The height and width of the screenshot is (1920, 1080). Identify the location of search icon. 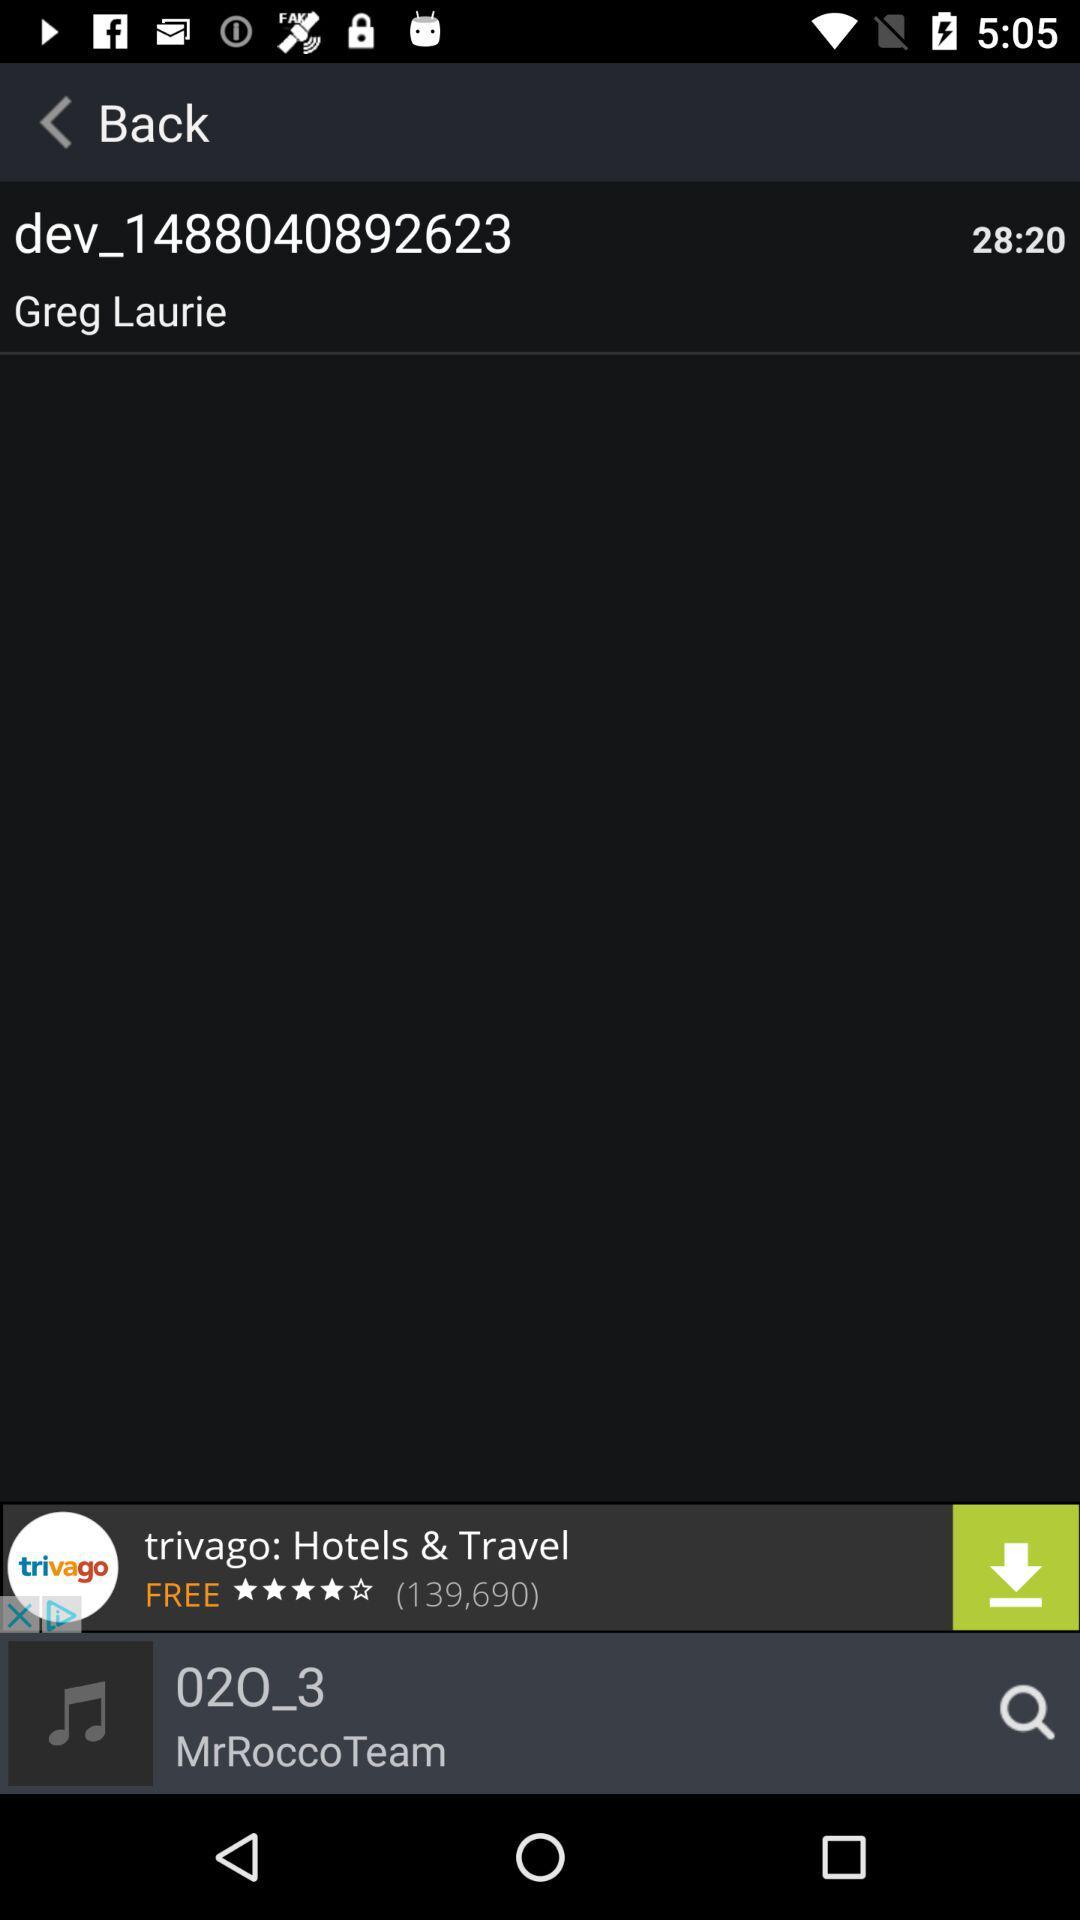
(1021, 1712).